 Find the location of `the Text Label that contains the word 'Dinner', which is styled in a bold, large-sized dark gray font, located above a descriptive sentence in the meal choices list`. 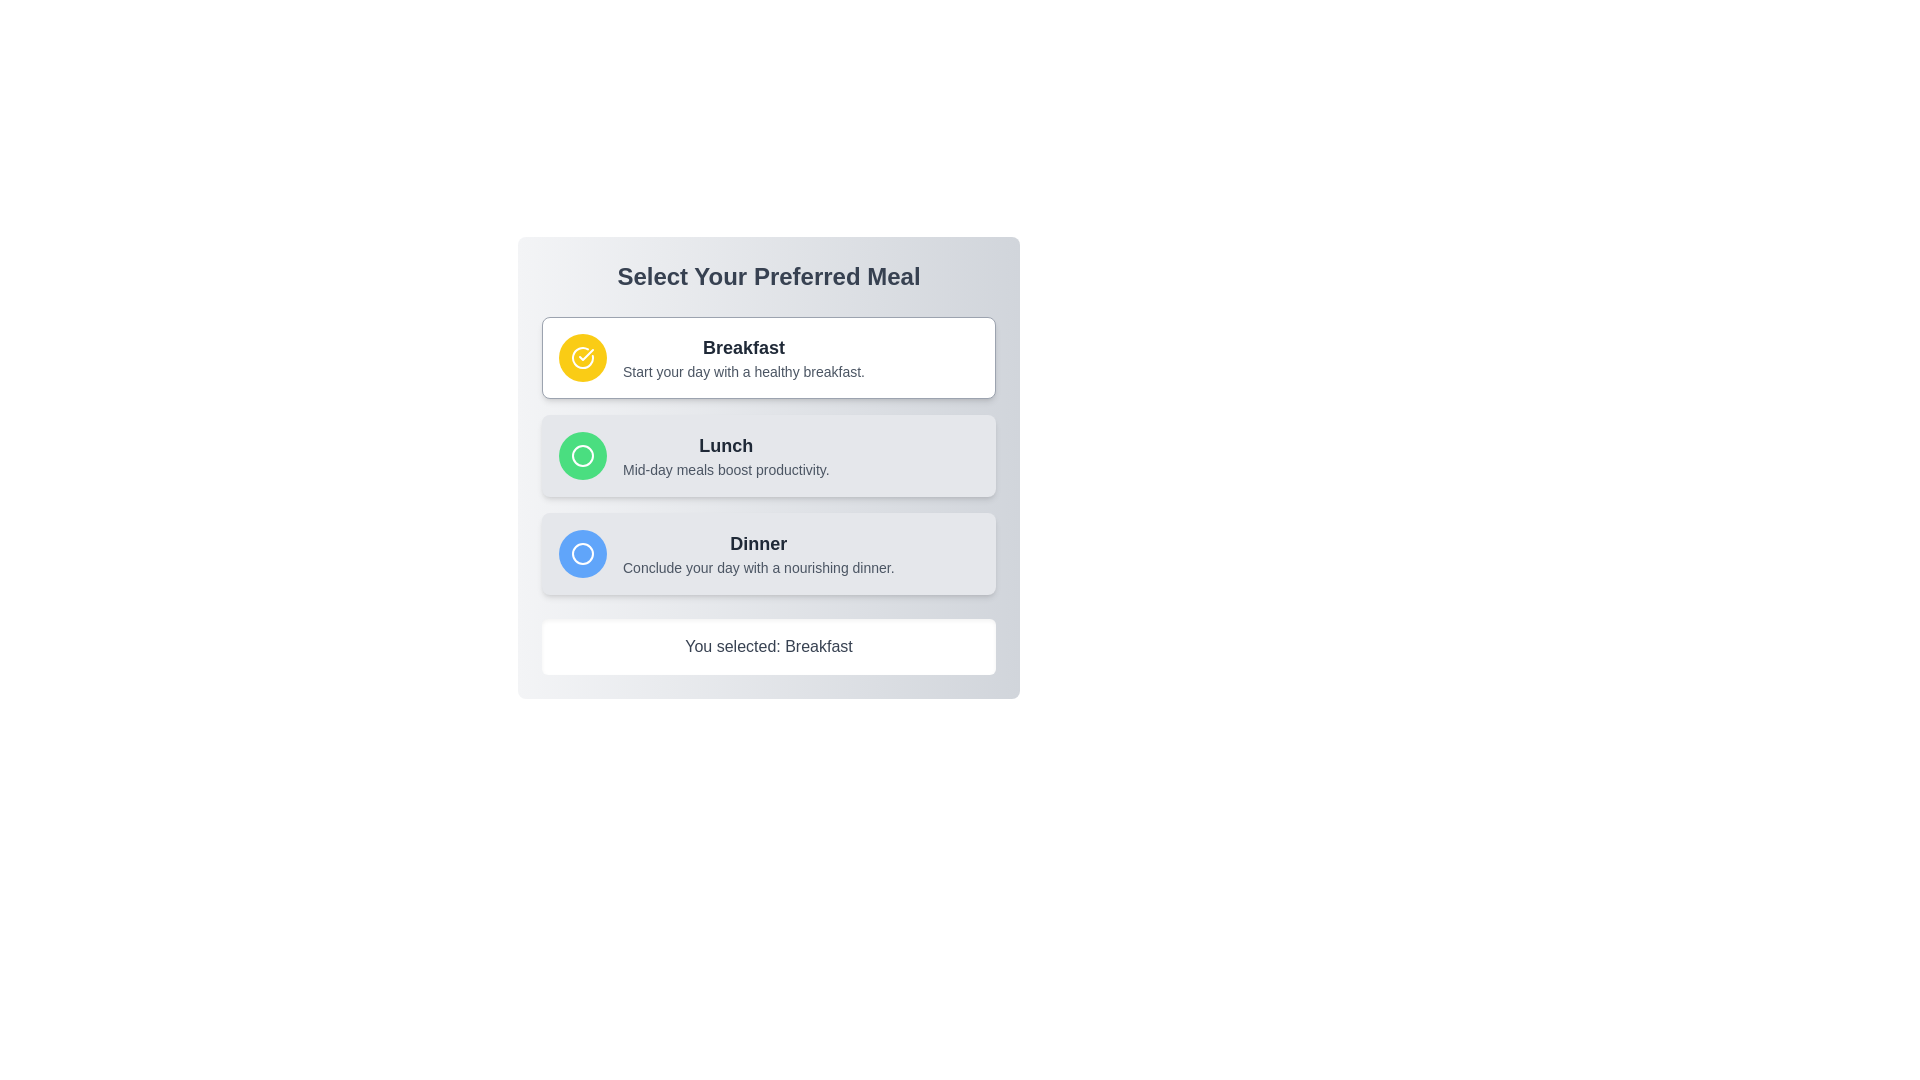

the Text Label that contains the word 'Dinner', which is styled in a bold, large-sized dark gray font, located above a descriptive sentence in the meal choices list is located at coordinates (757, 543).